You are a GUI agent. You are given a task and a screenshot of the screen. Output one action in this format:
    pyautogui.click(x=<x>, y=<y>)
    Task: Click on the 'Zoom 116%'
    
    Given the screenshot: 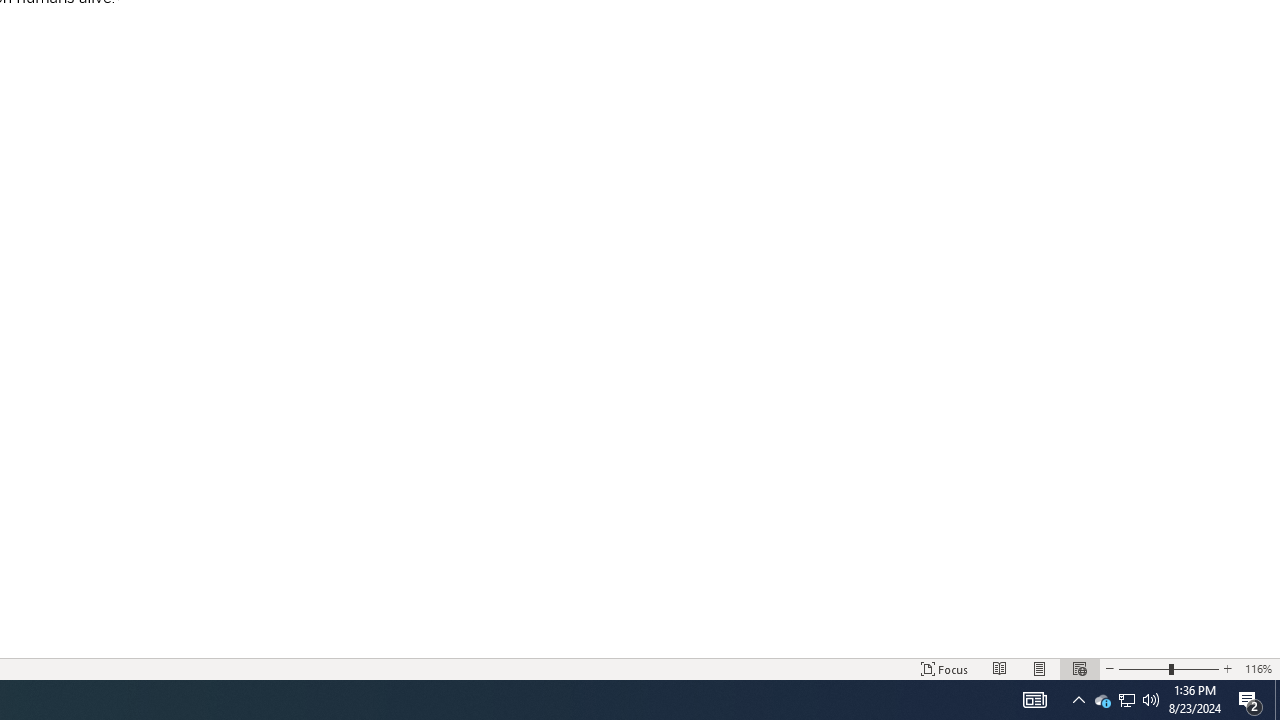 What is the action you would take?
    pyautogui.click(x=1257, y=669)
    